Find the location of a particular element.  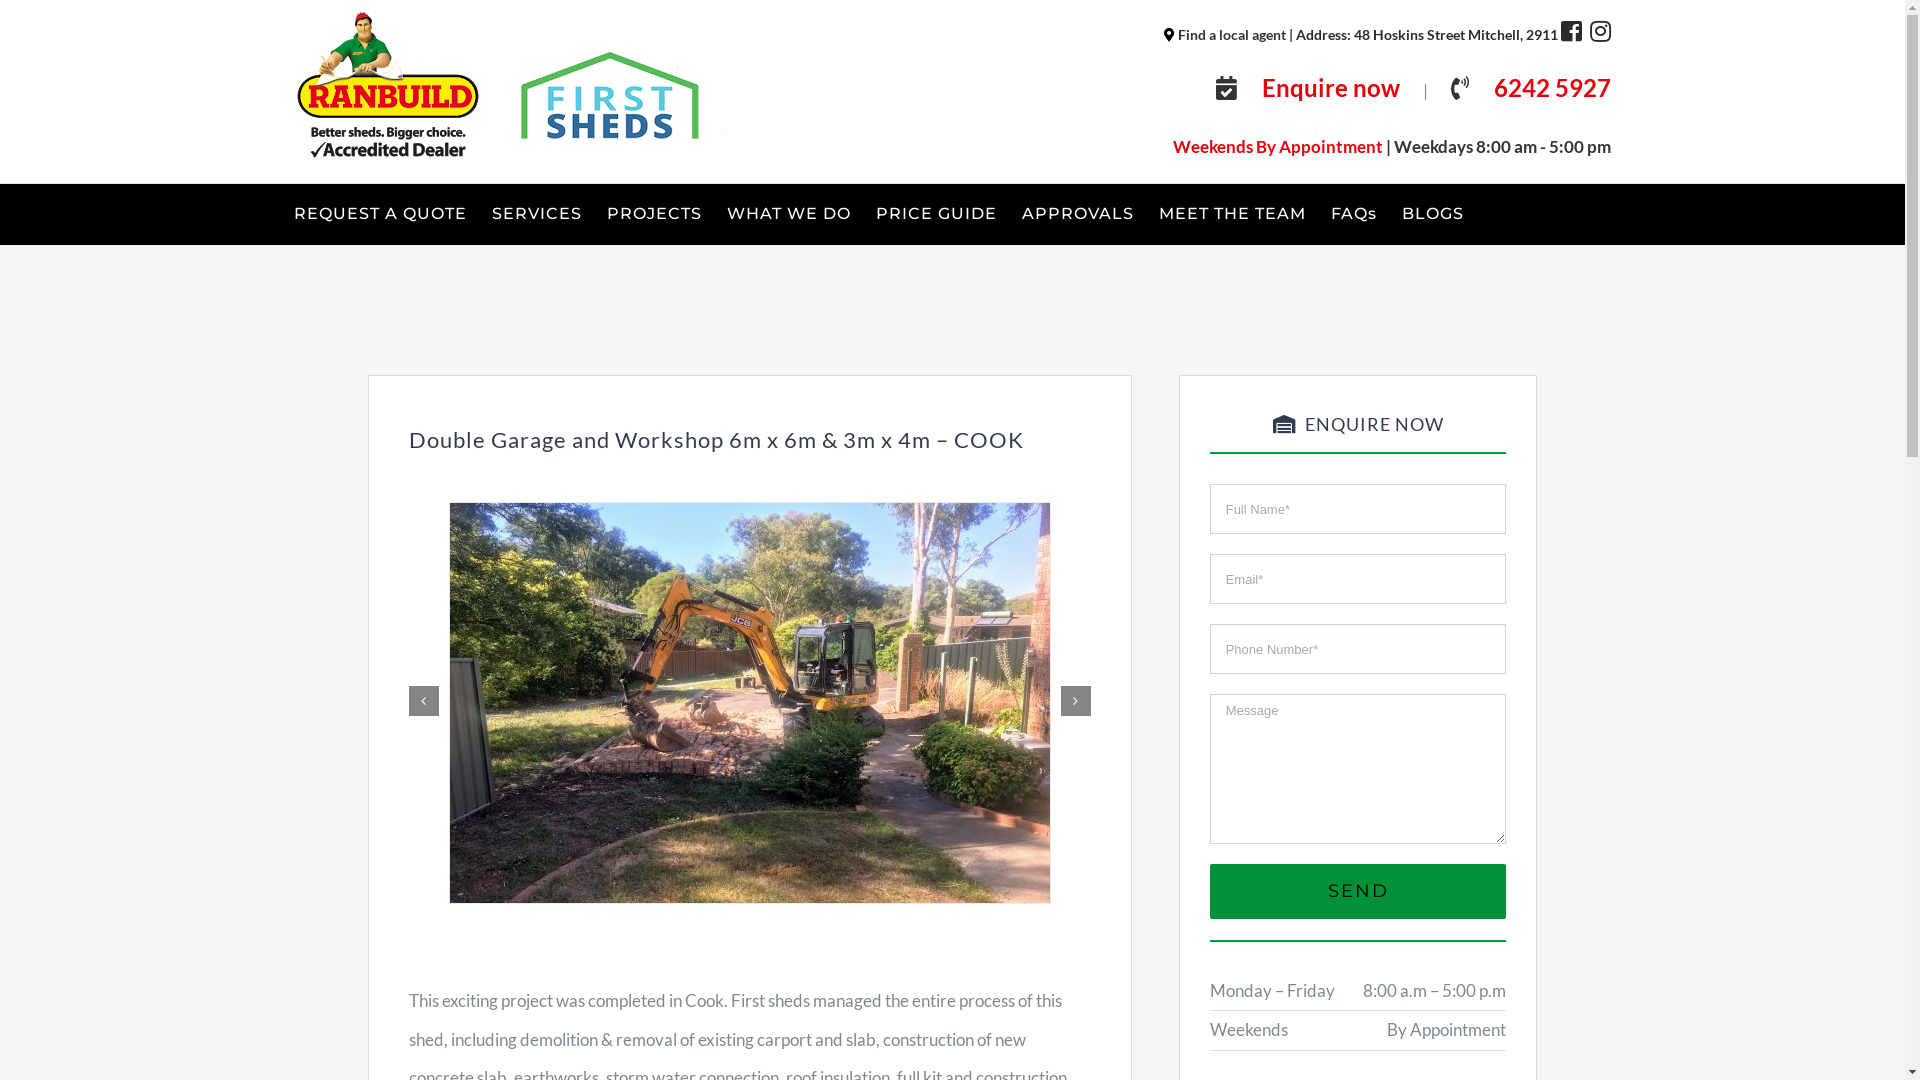

'6242 5927' is located at coordinates (1493, 87).